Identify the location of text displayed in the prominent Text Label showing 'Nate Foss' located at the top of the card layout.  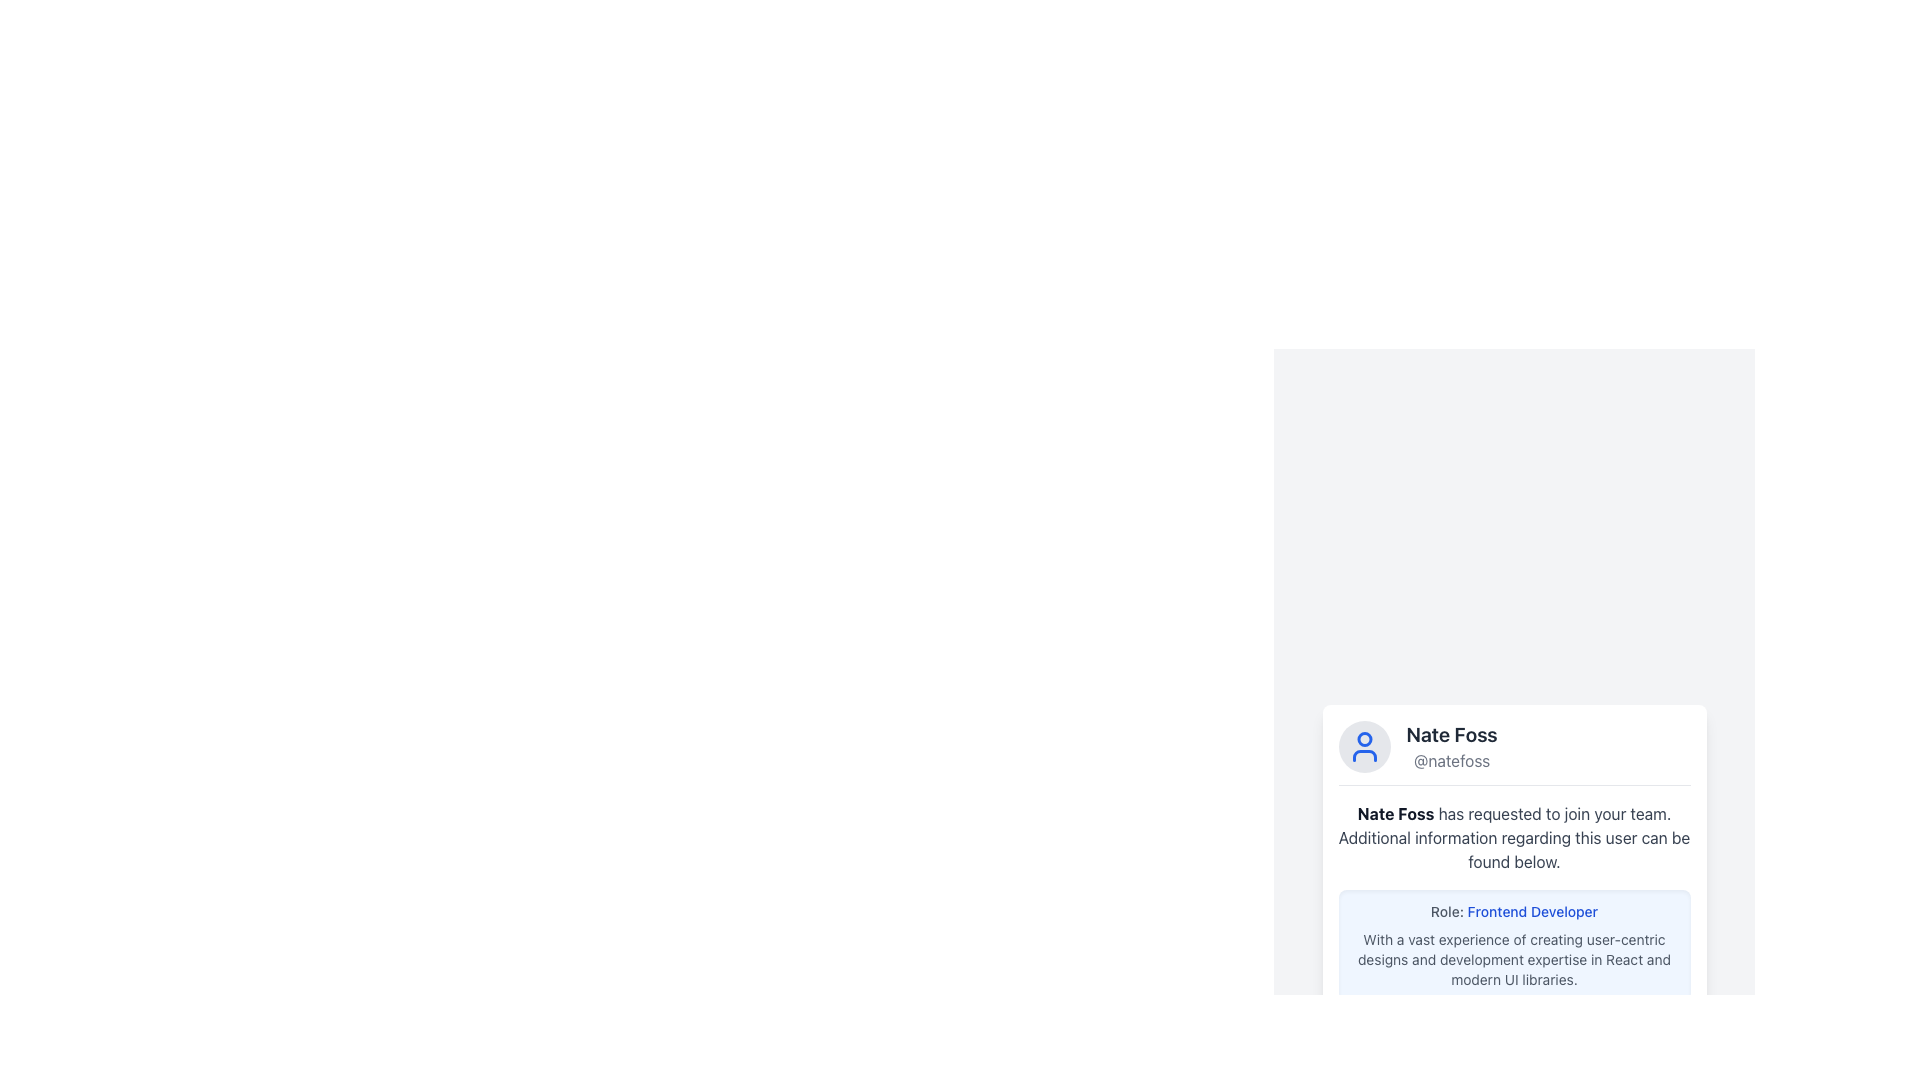
(1452, 734).